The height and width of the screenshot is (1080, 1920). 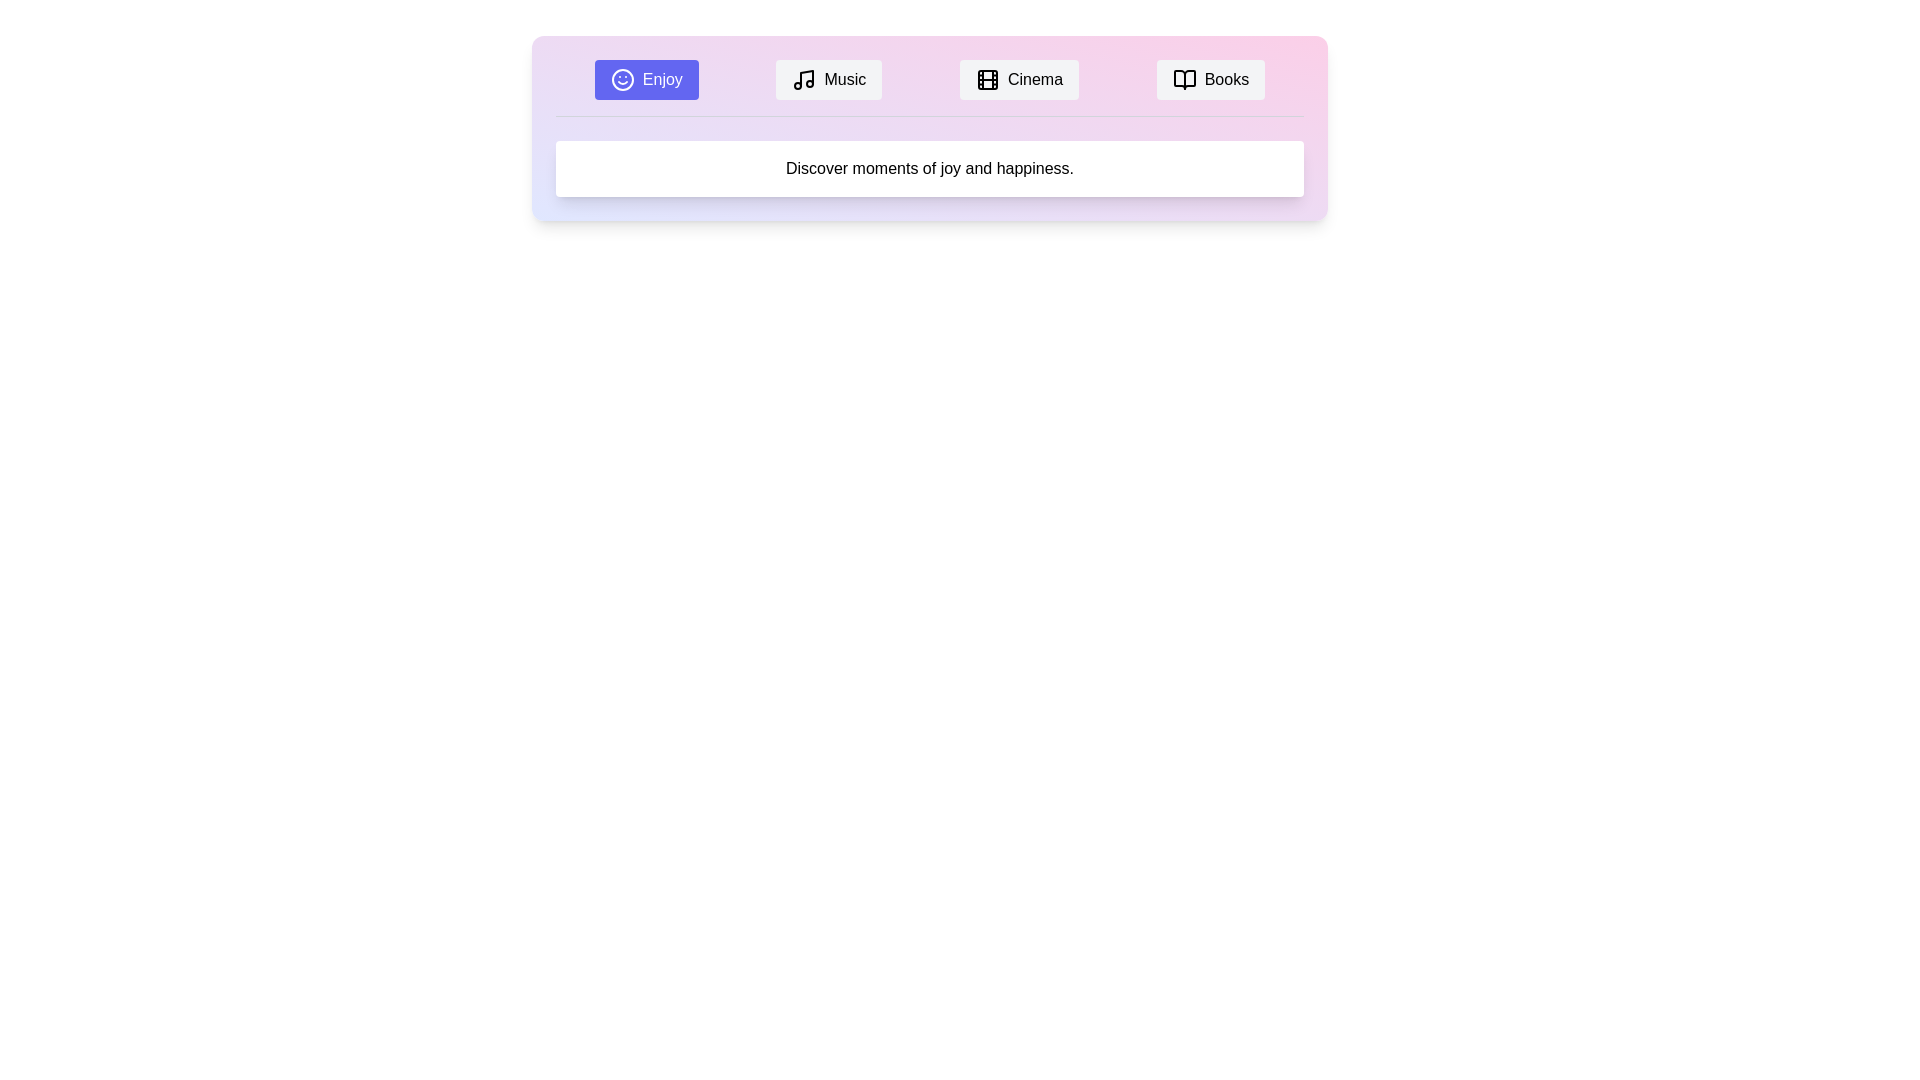 I want to click on the tab labeled Music to select it, so click(x=829, y=79).